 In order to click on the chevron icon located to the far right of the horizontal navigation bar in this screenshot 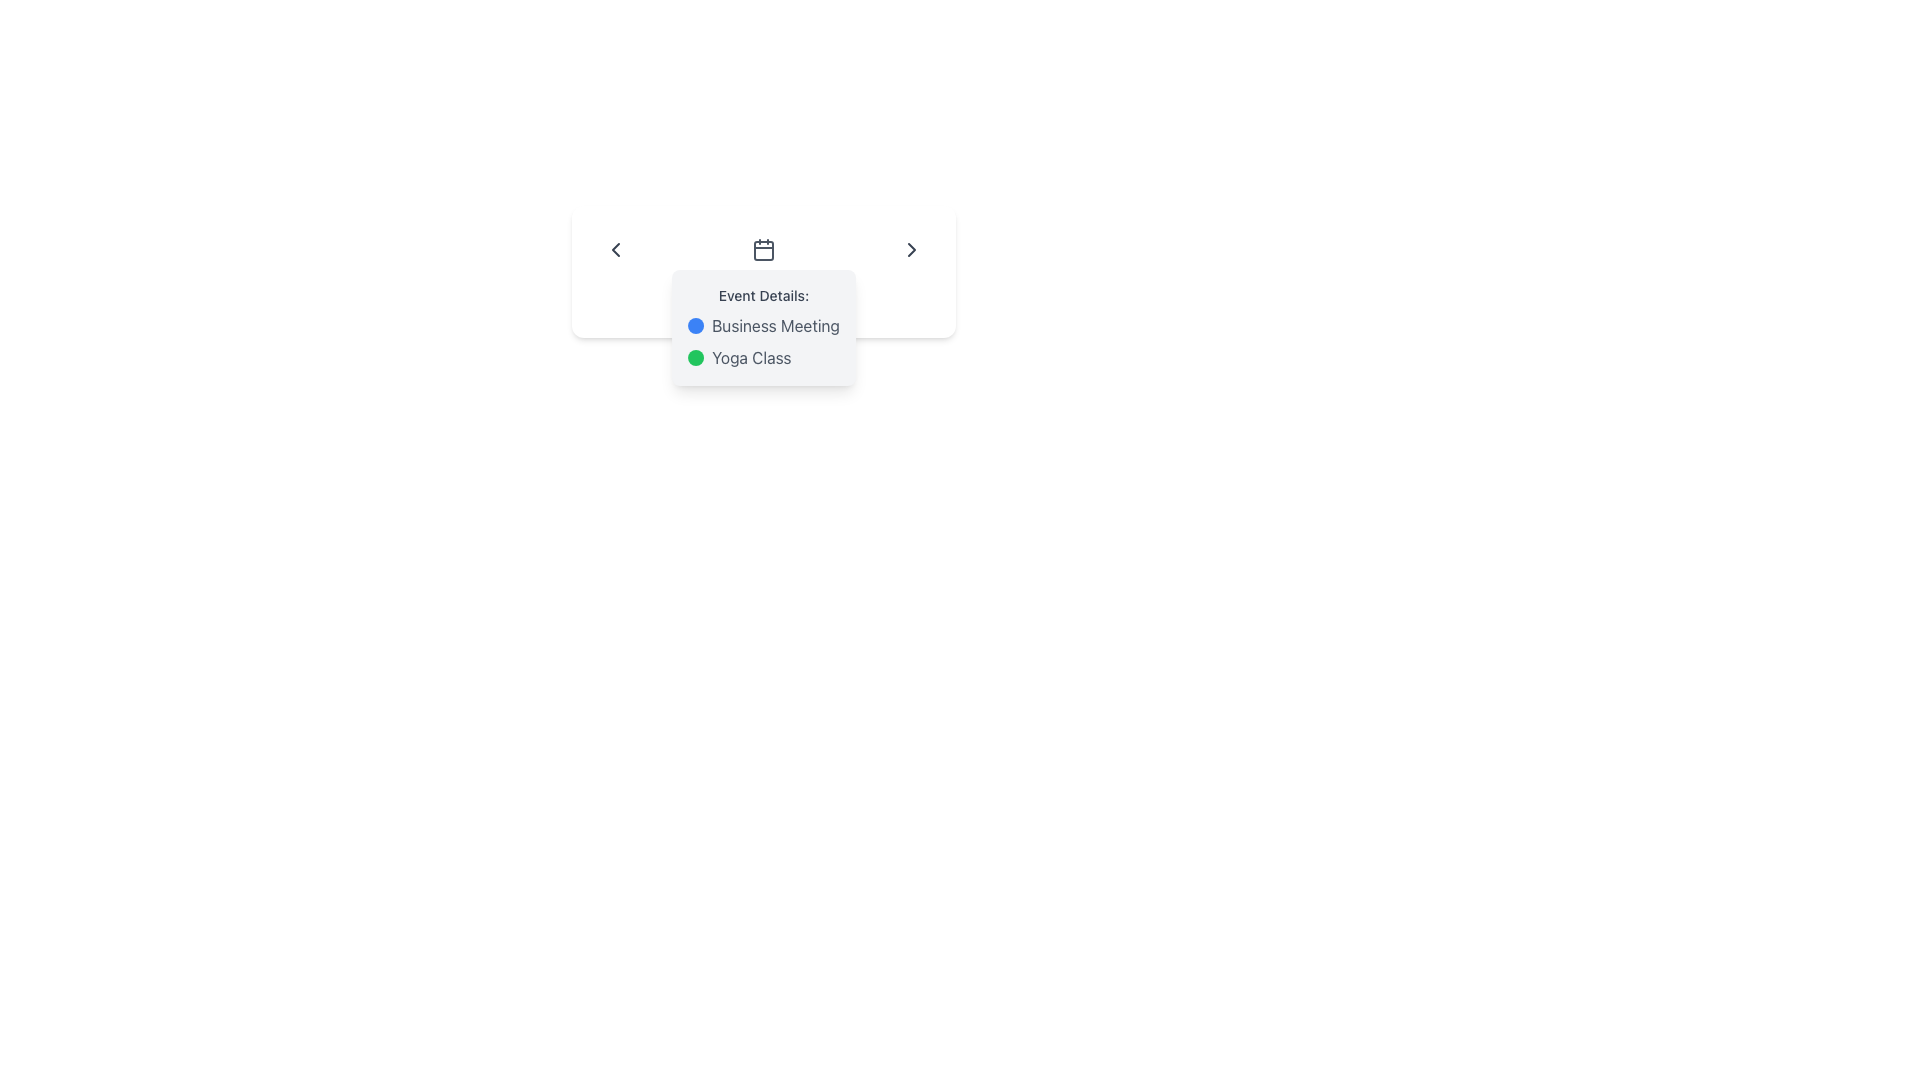, I will do `click(911, 249)`.